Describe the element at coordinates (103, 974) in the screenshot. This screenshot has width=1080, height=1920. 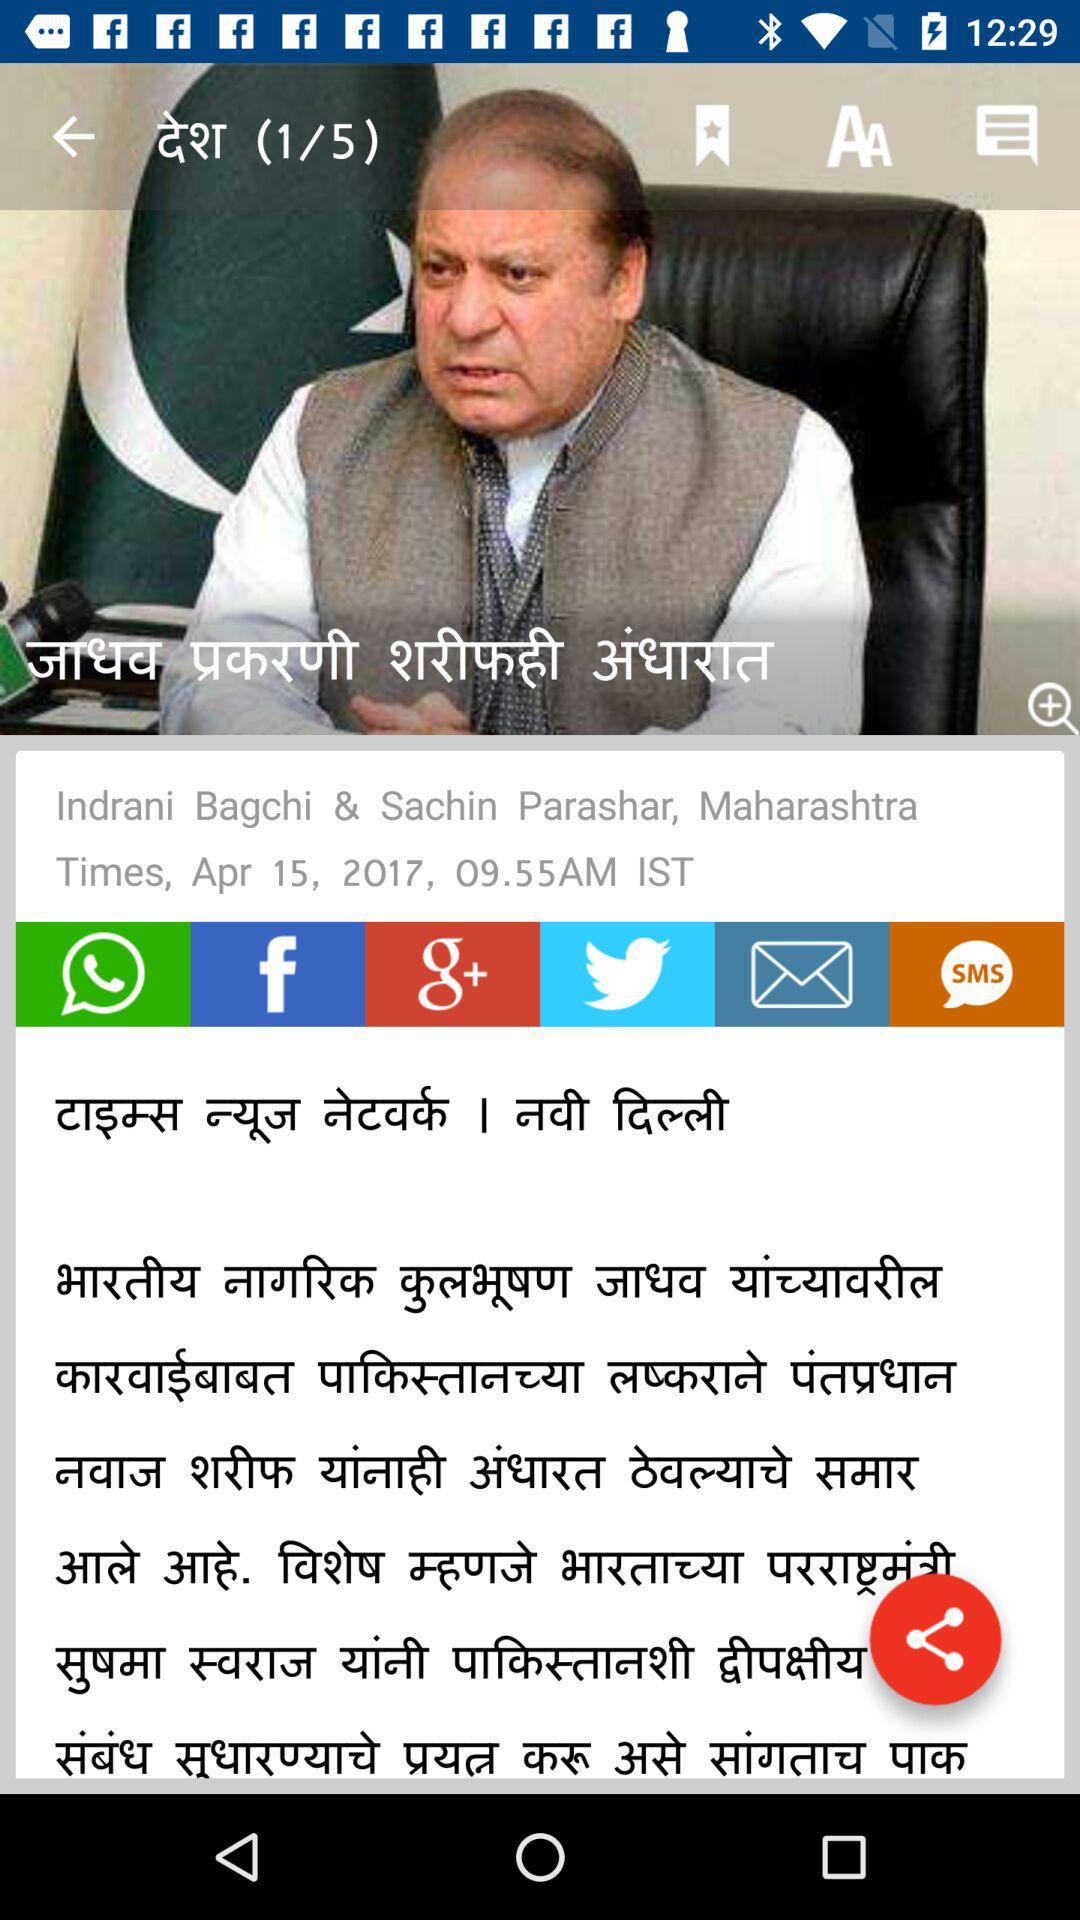
I see `make a phone call` at that location.